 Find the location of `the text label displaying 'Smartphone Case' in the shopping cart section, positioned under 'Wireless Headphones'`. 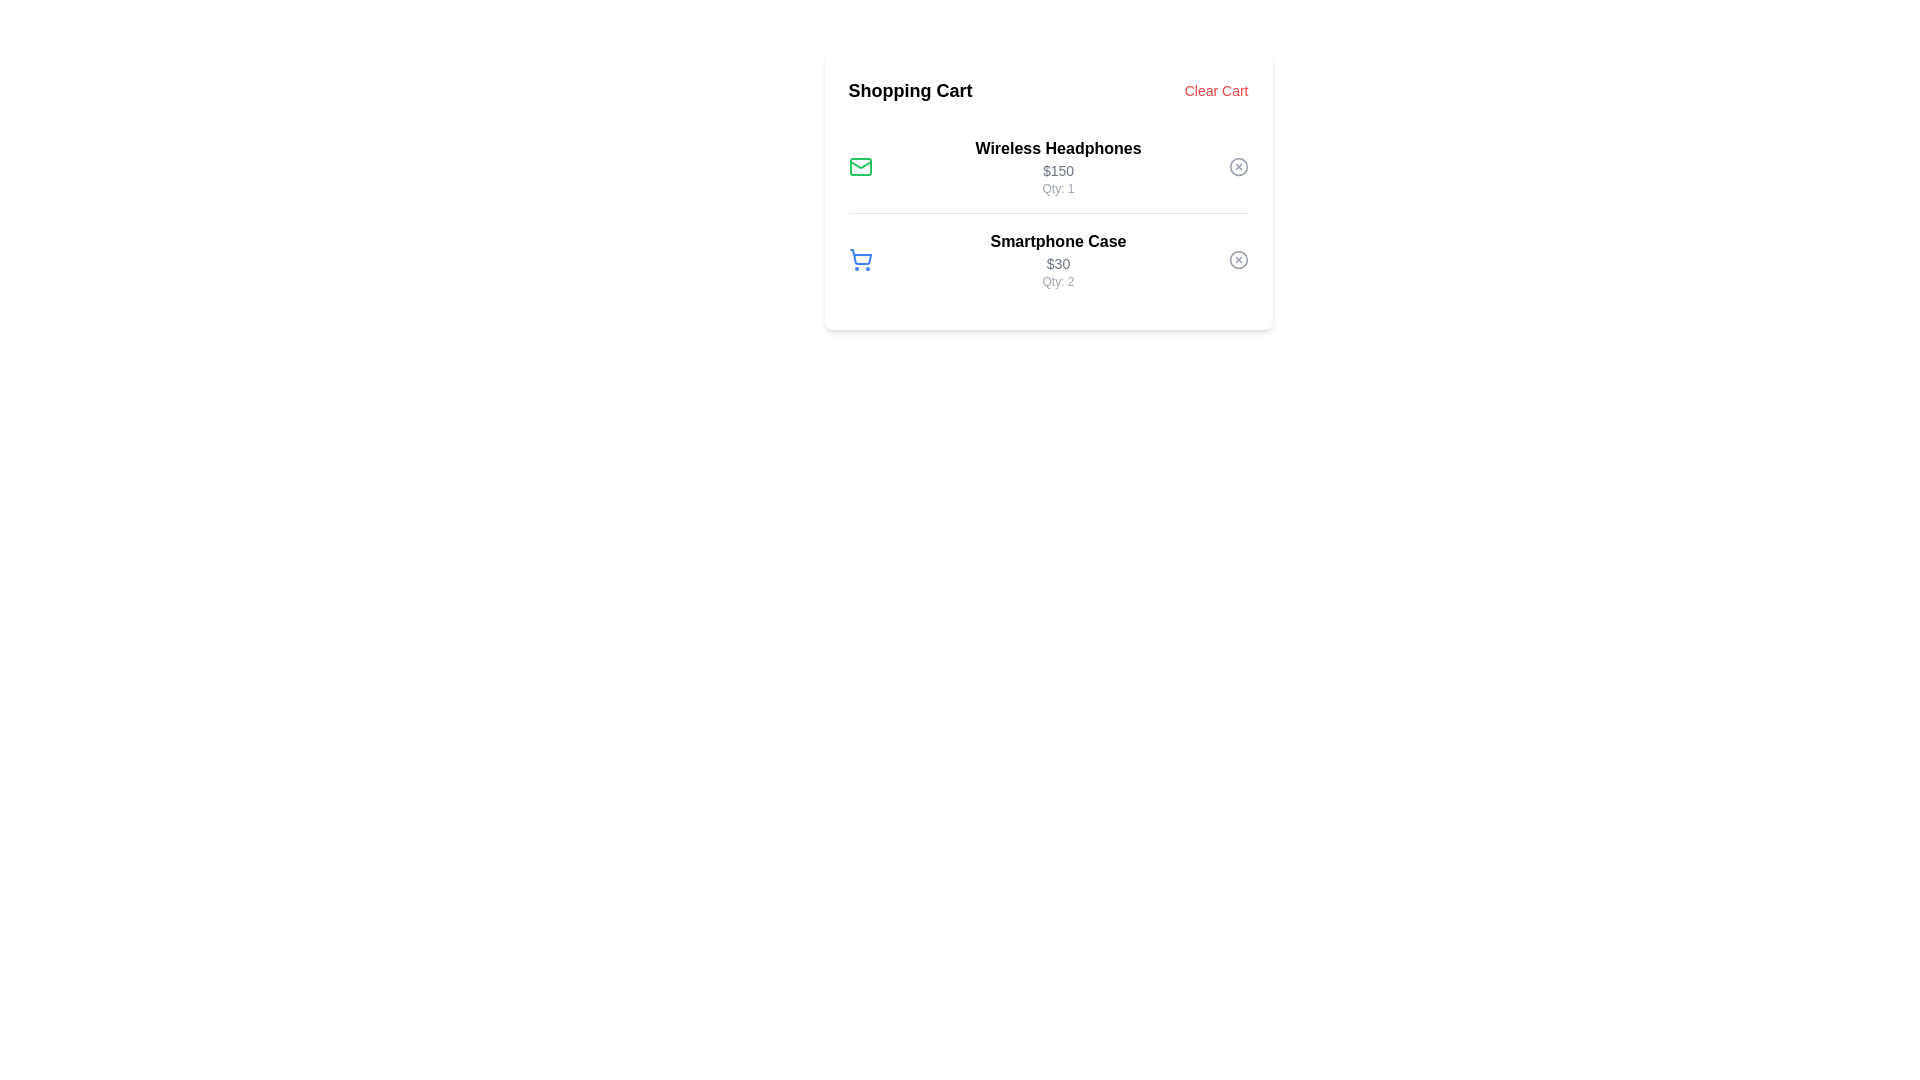

the text label displaying 'Smartphone Case' in the shopping cart section, positioned under 'Wireless Headphones' is located at coordinates (1057, 241).